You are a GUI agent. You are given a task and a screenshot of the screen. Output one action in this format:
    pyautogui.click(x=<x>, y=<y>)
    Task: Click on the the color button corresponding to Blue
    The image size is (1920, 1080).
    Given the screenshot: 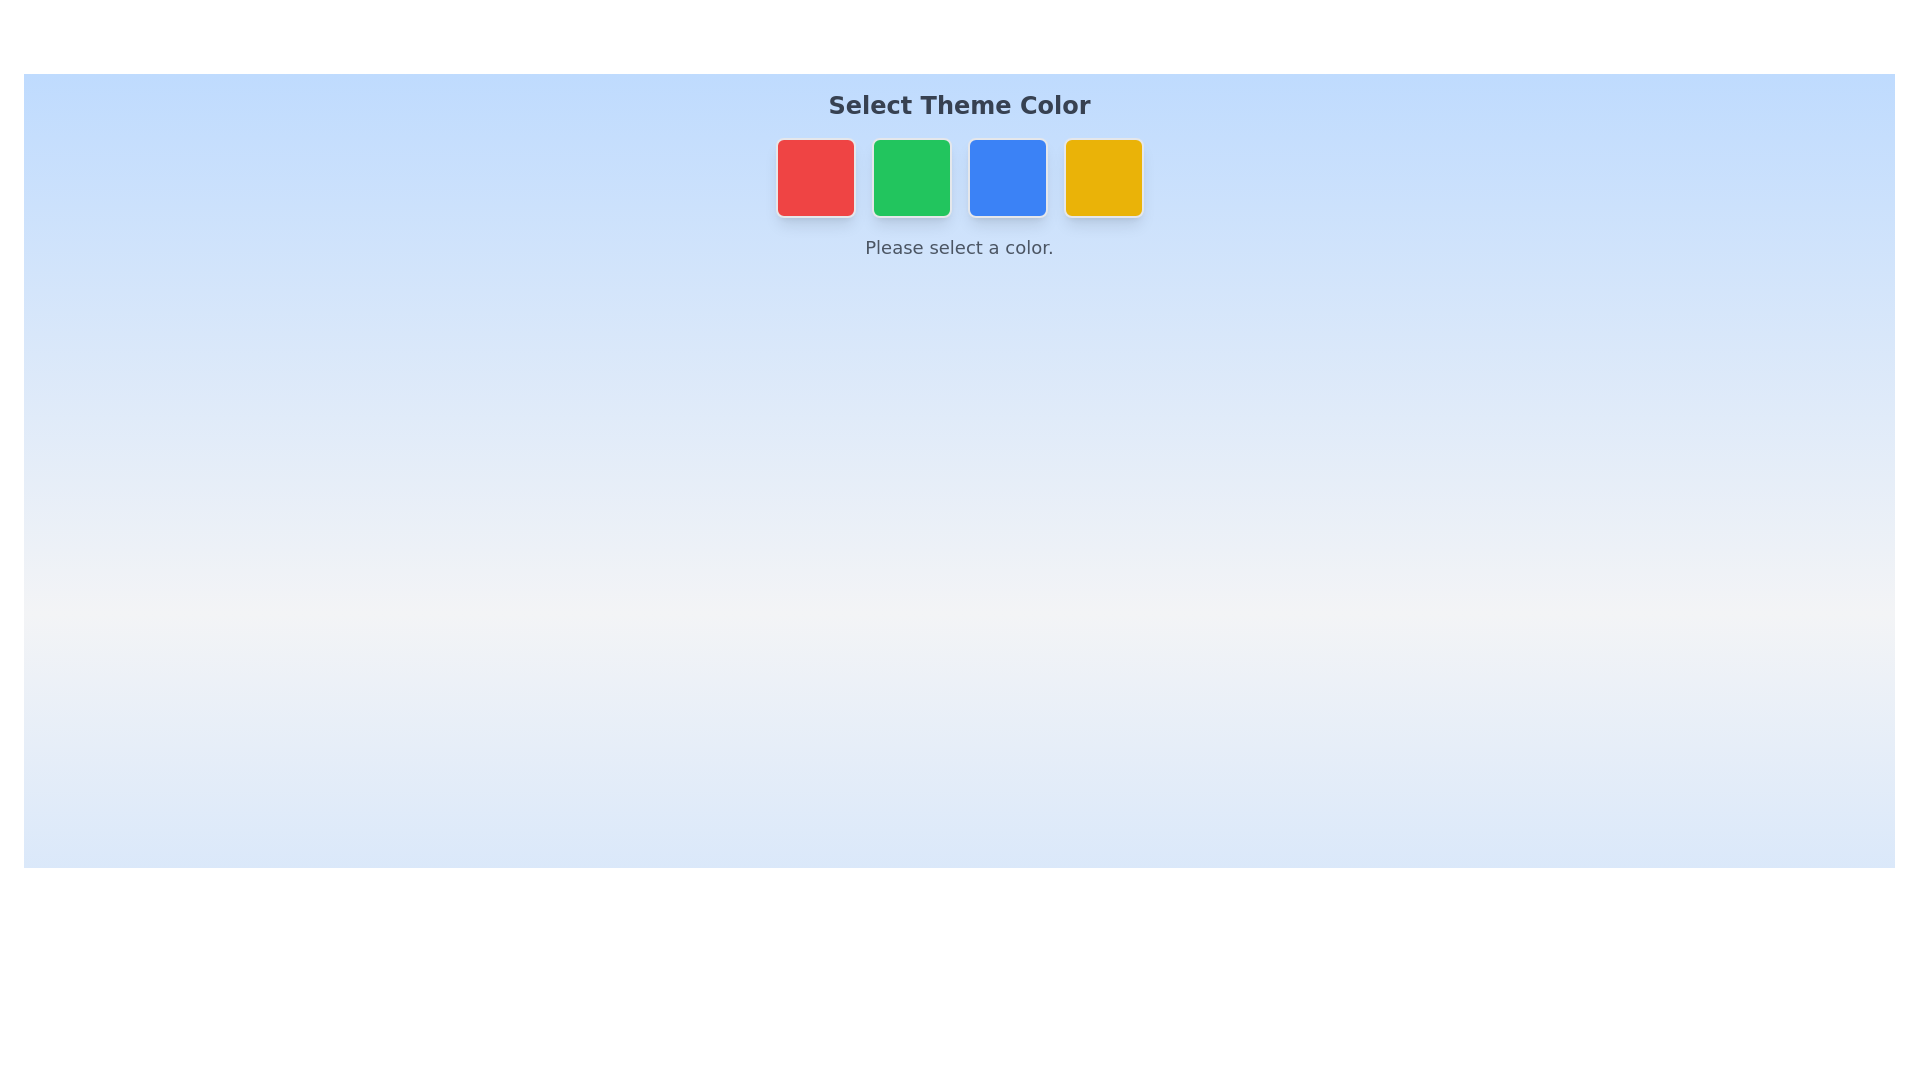 What is the action you would take?
    pyautogui.click(x=1007, y=176)
    